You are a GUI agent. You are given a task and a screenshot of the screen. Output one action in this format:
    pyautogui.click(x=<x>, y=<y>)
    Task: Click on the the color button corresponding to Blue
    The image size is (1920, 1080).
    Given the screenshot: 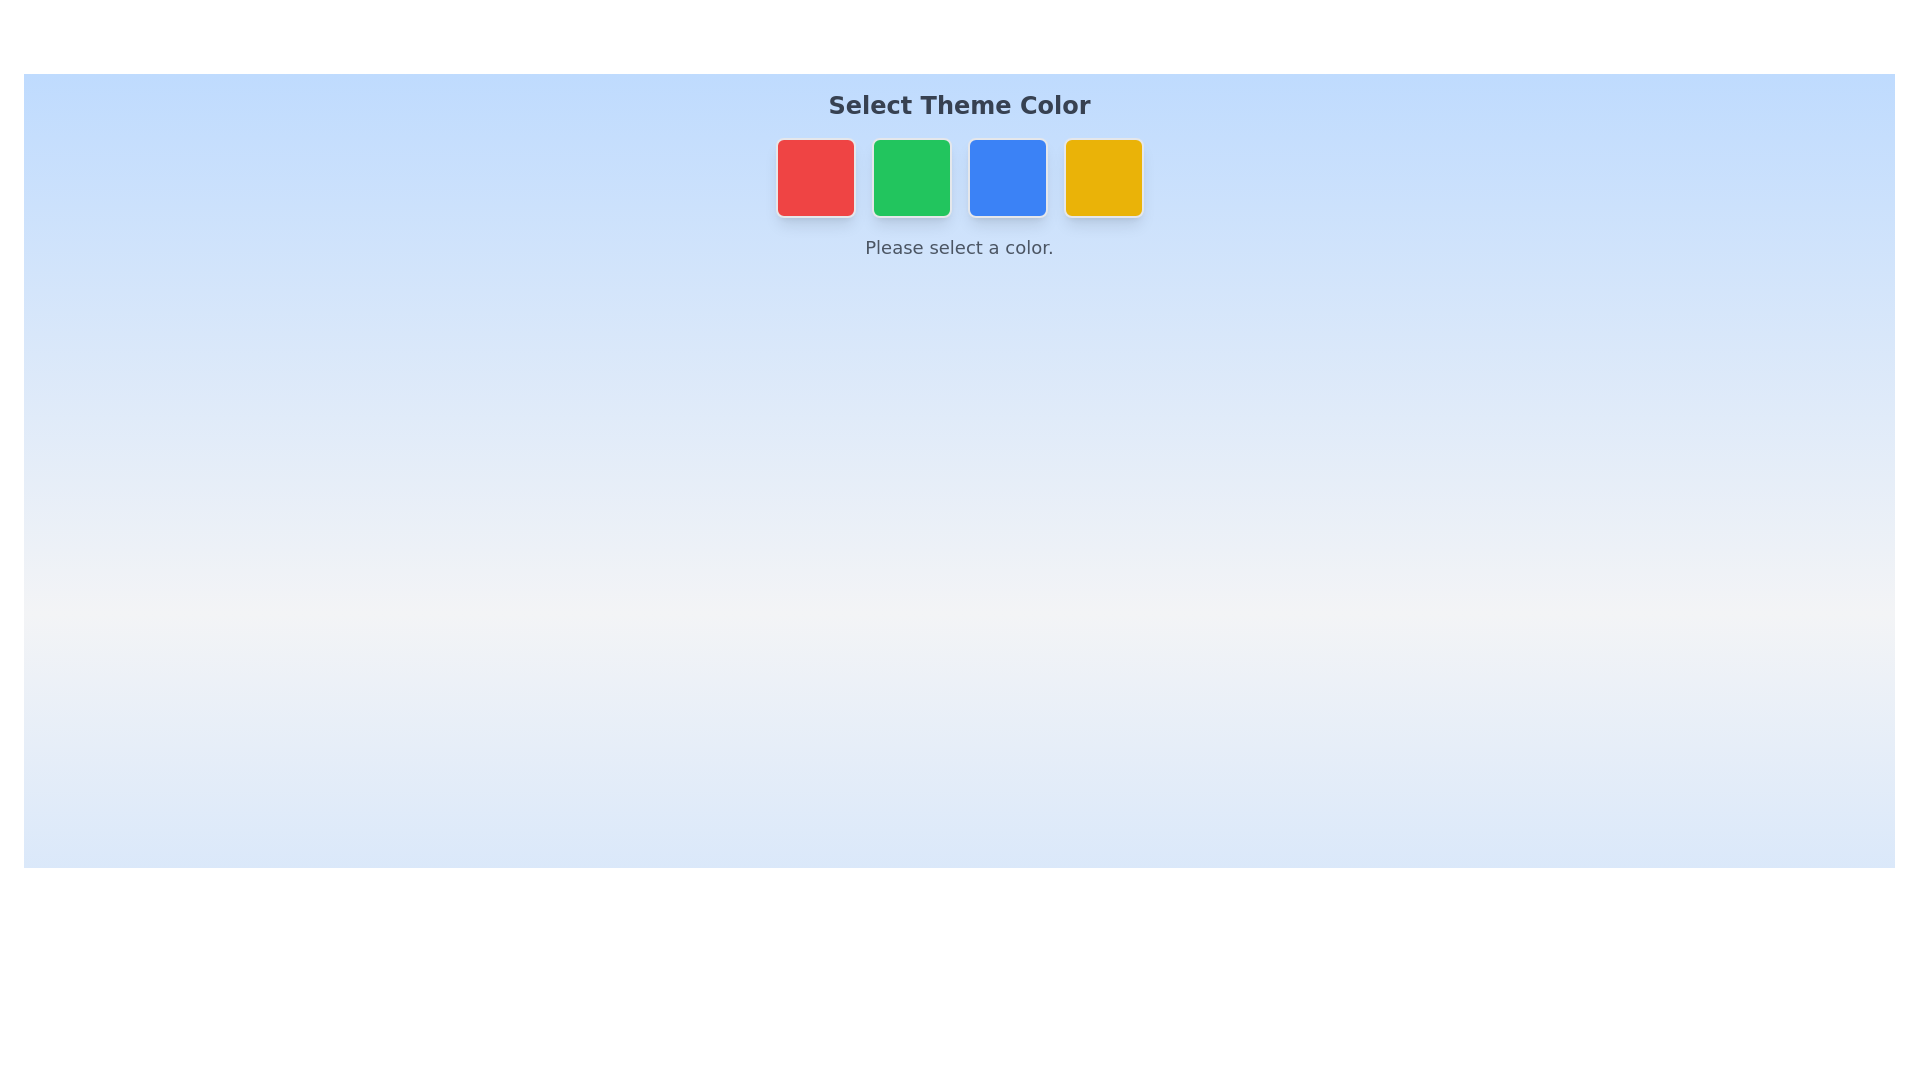 What is the action you would take?
    pyautogui.click(x=1007, y=176)
    